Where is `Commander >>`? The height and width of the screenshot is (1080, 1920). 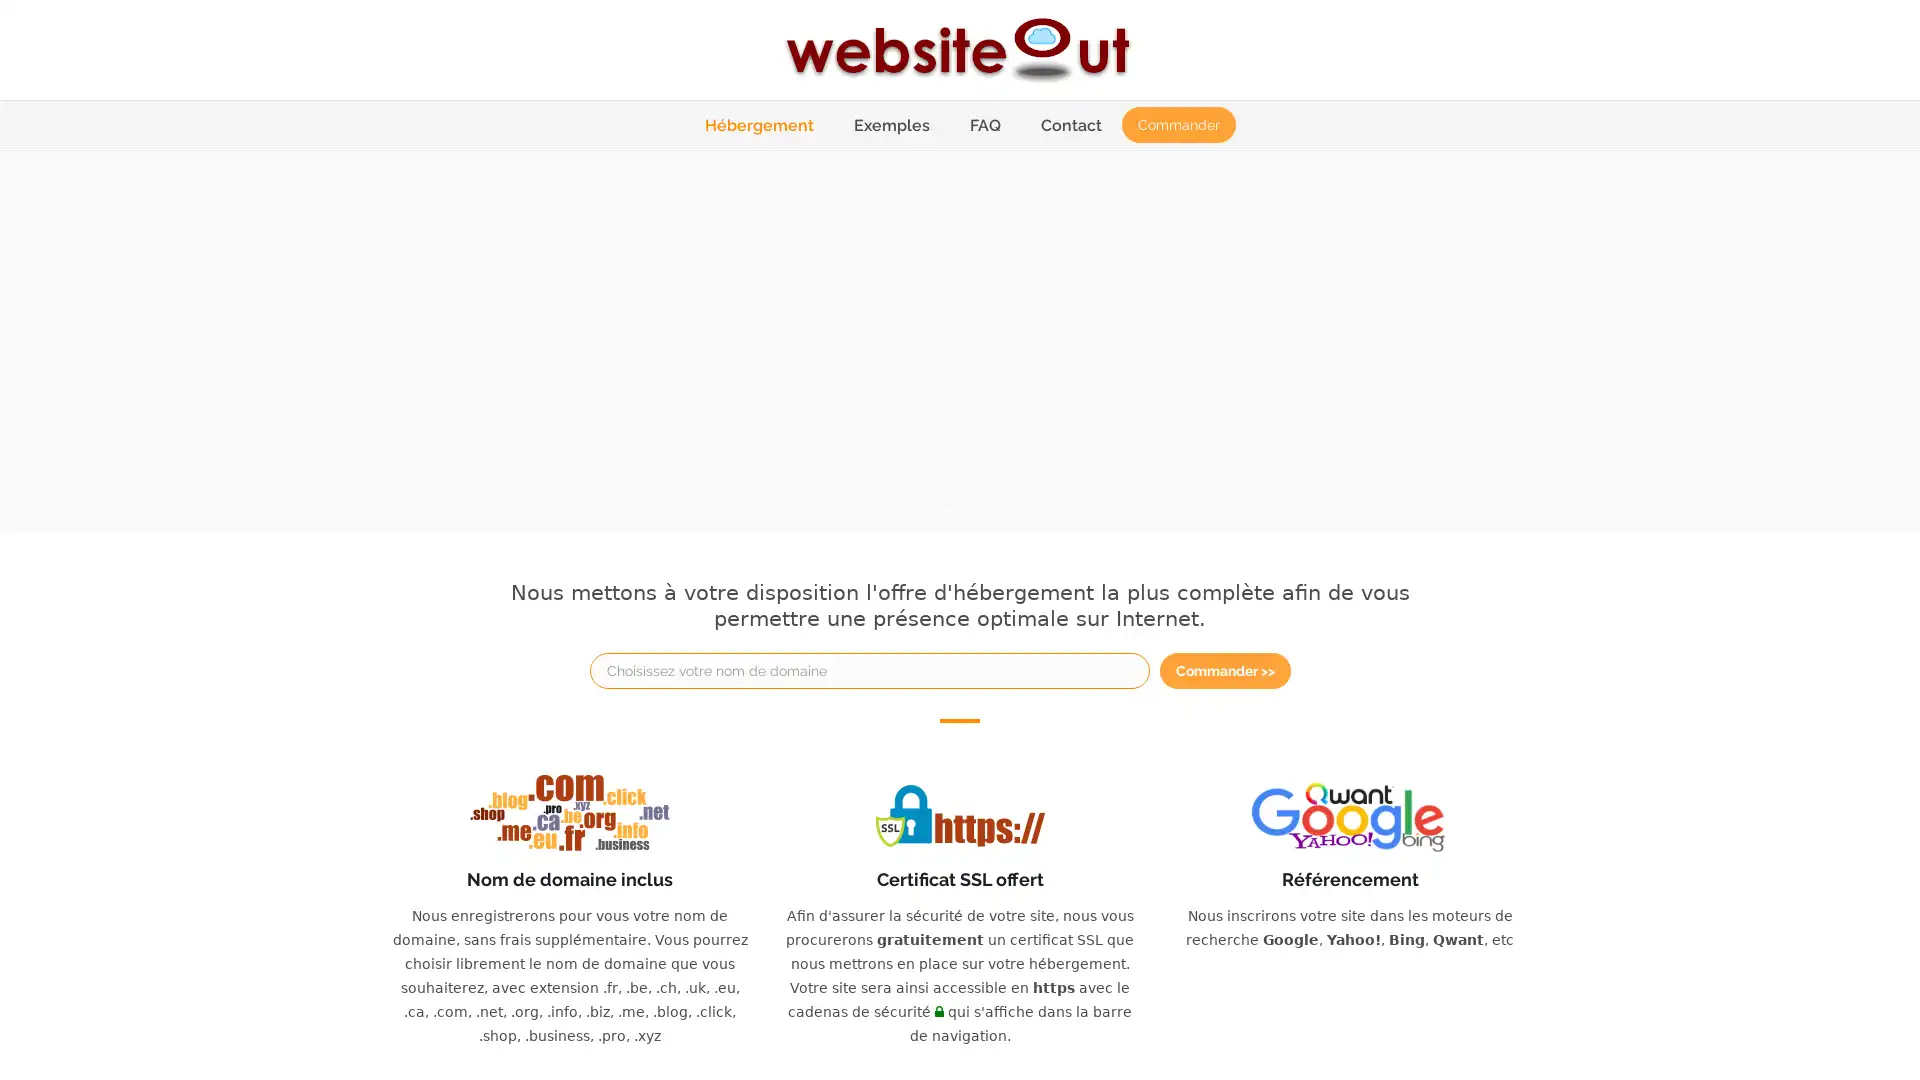
Commander >> is located at coordinates (1224, 670).